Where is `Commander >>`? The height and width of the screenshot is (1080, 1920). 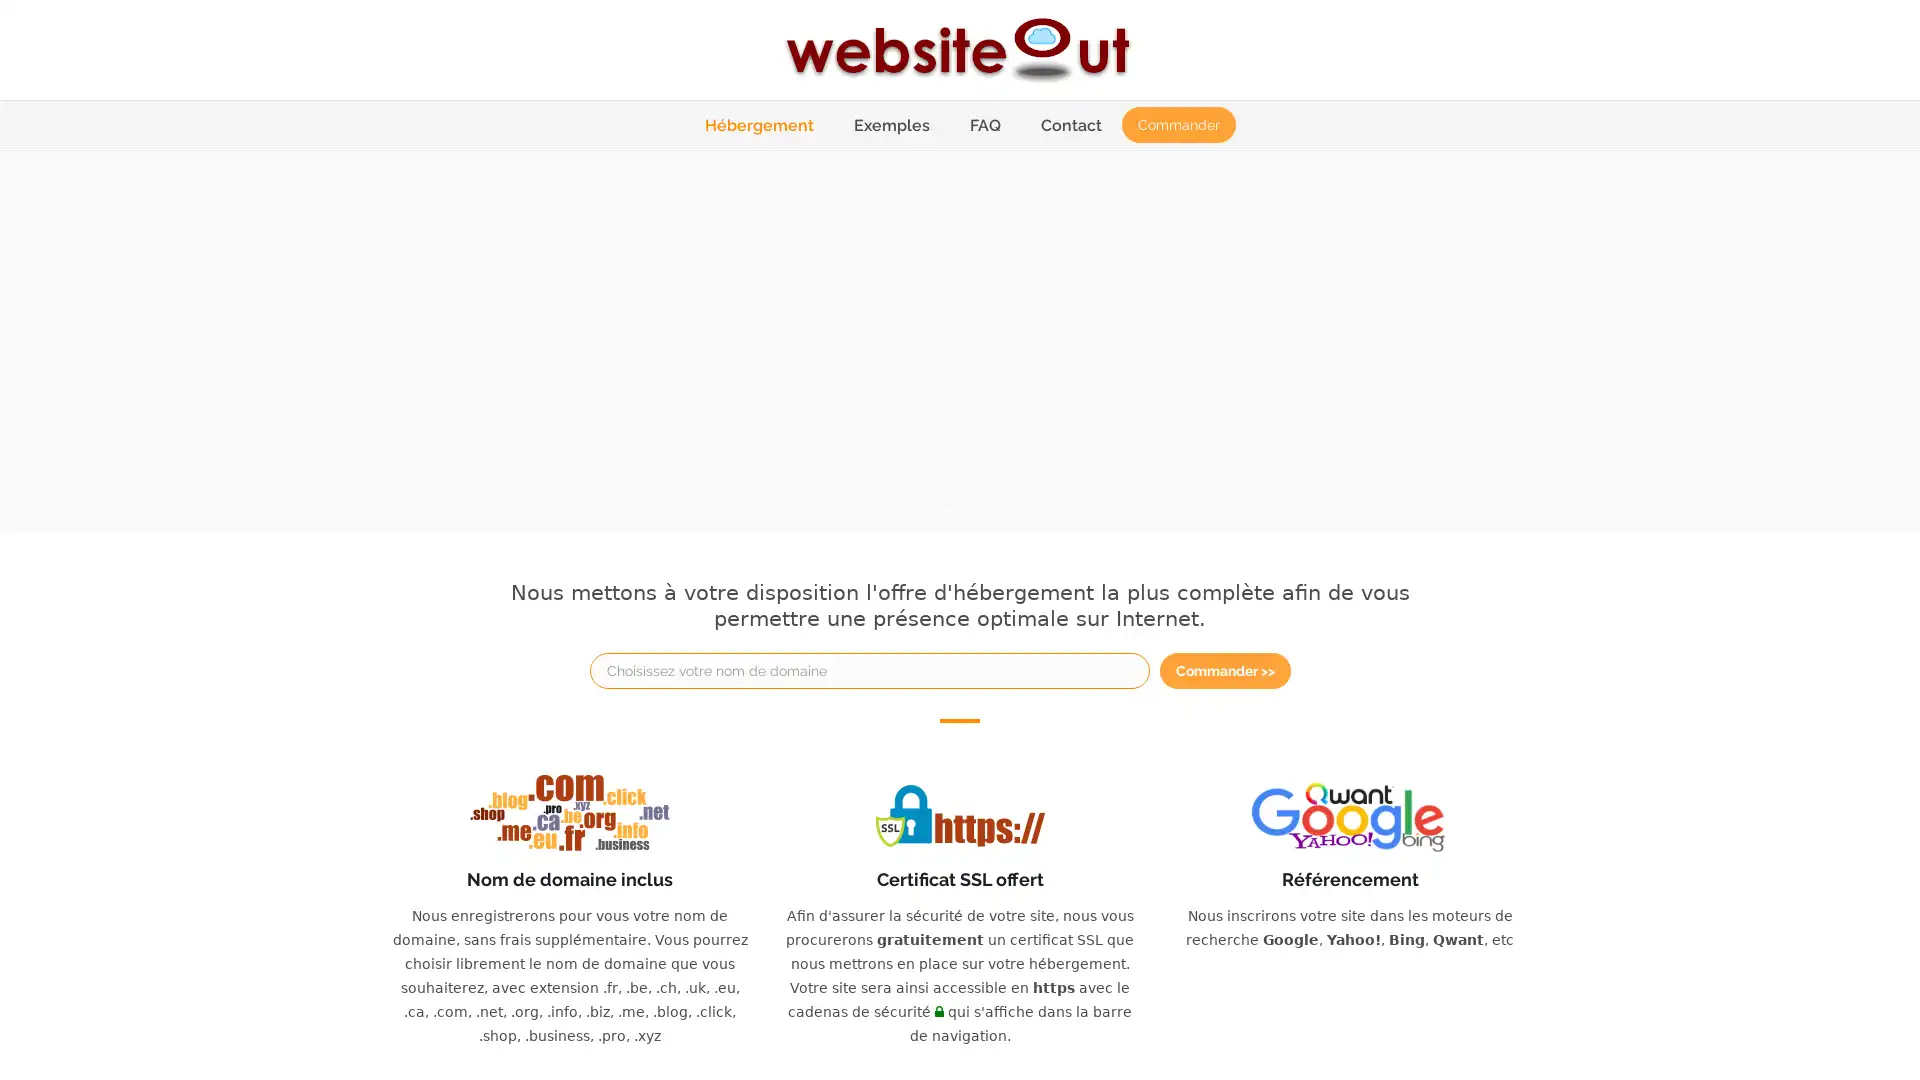
Commander >> is located at coordinates (1224, 670).